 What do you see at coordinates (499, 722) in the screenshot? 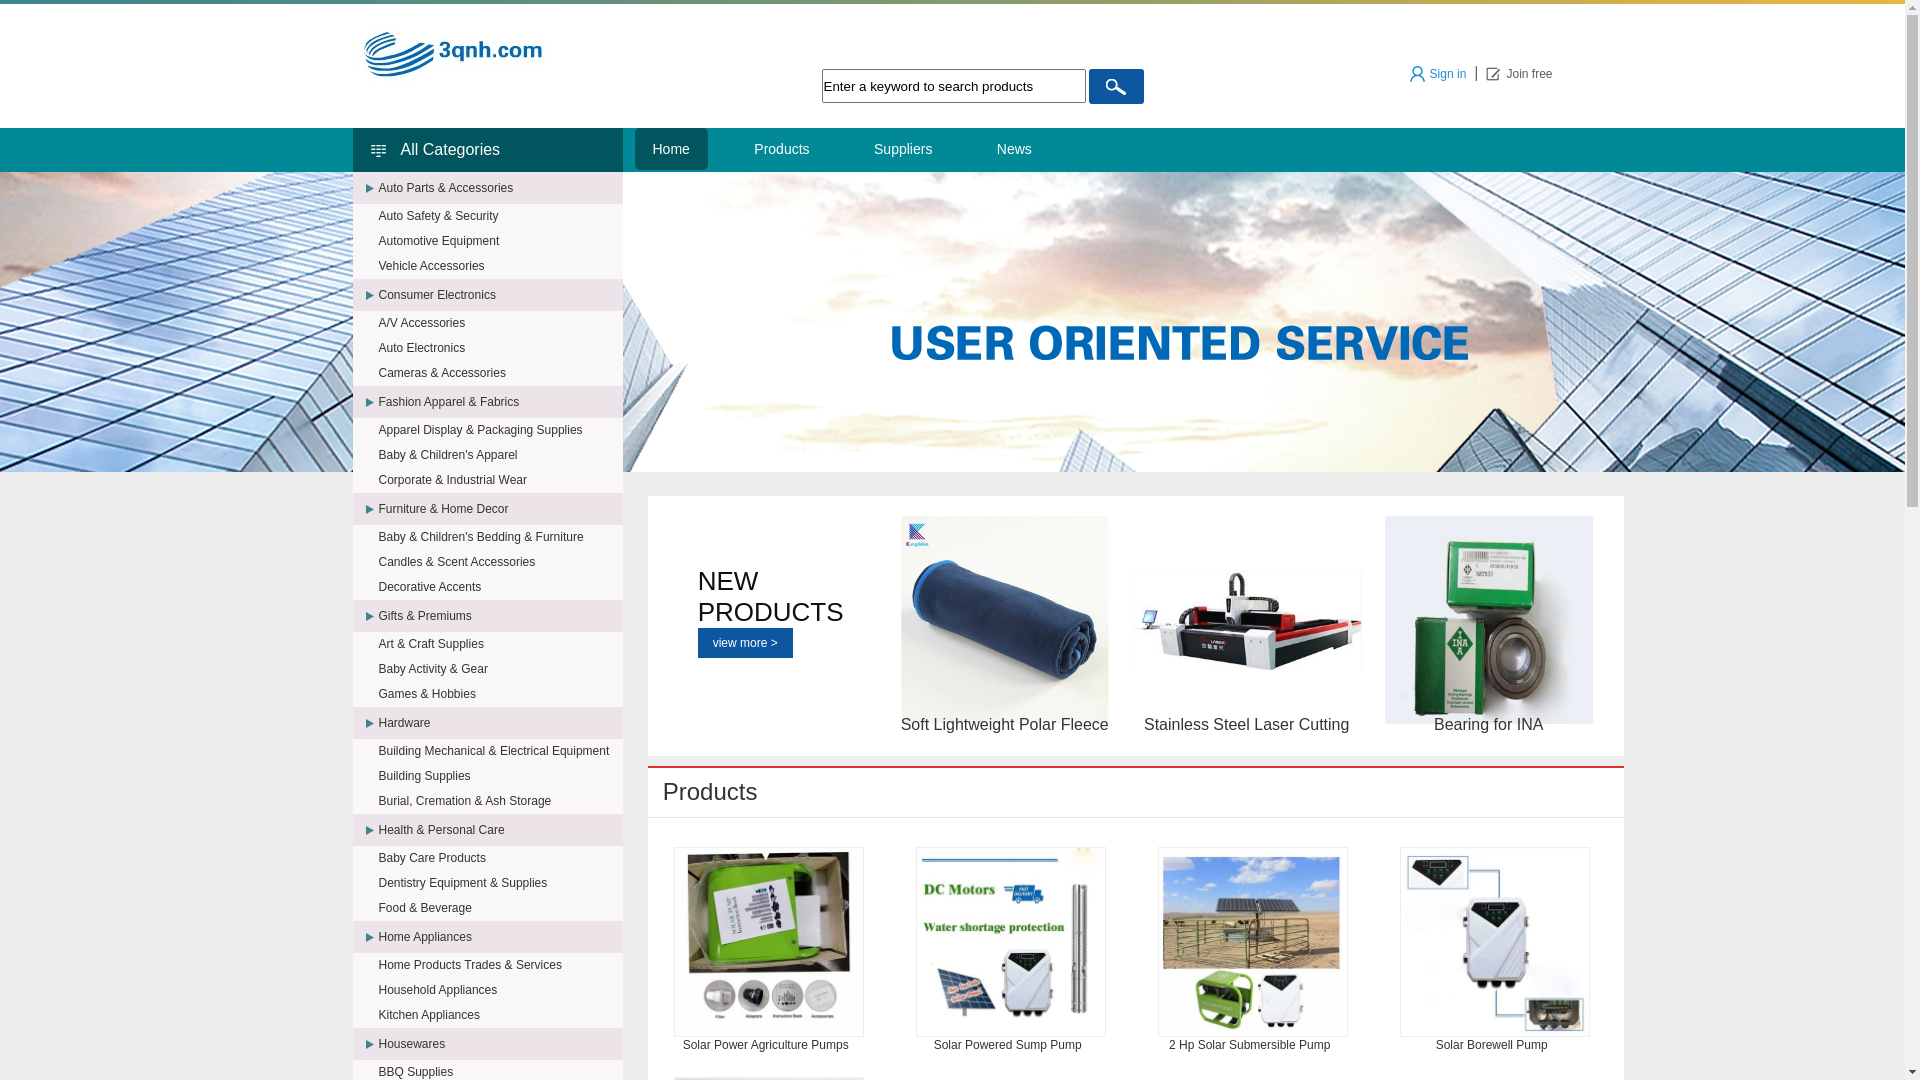
I see `'Hardware'` at bounding box center [499, 722].